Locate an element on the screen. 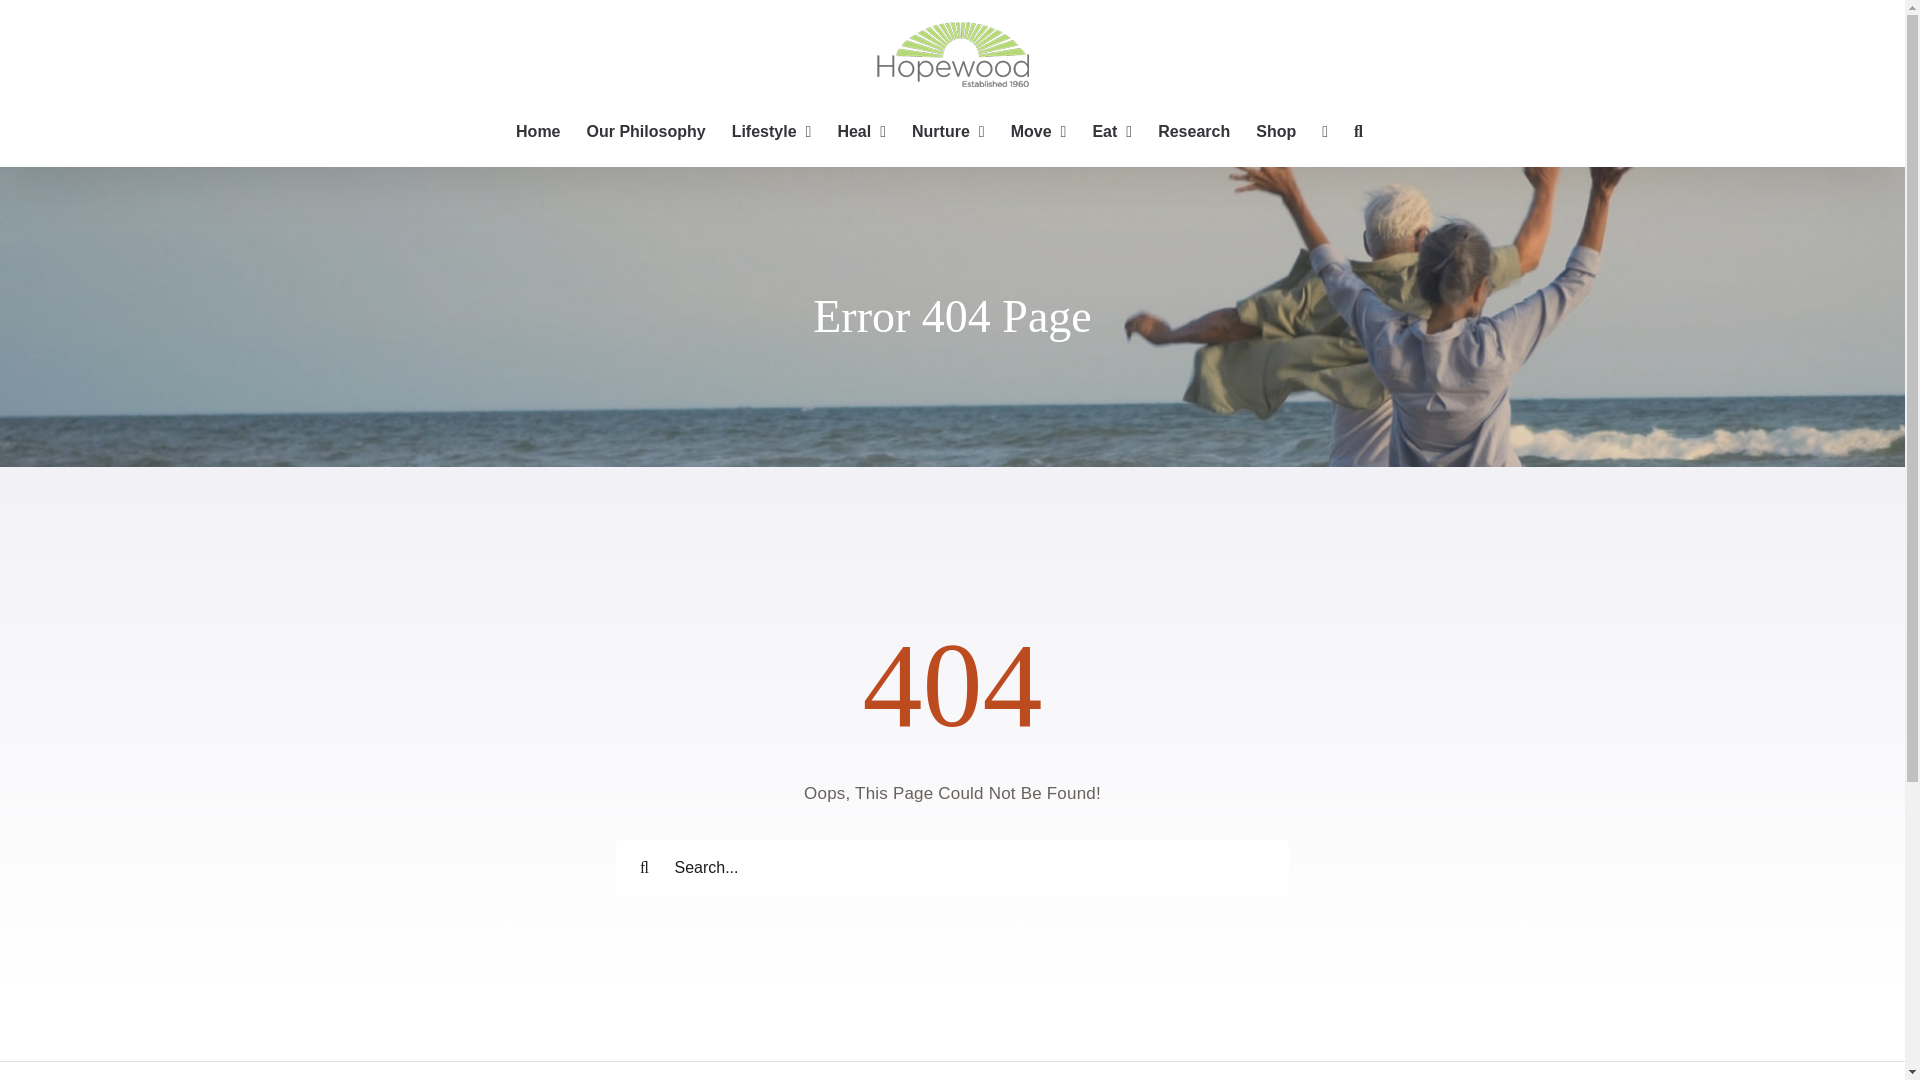 Image resolution: width=1920 pixels, height=1080 pixels. 'Lifestyle' is located at coordinates (771, 131).